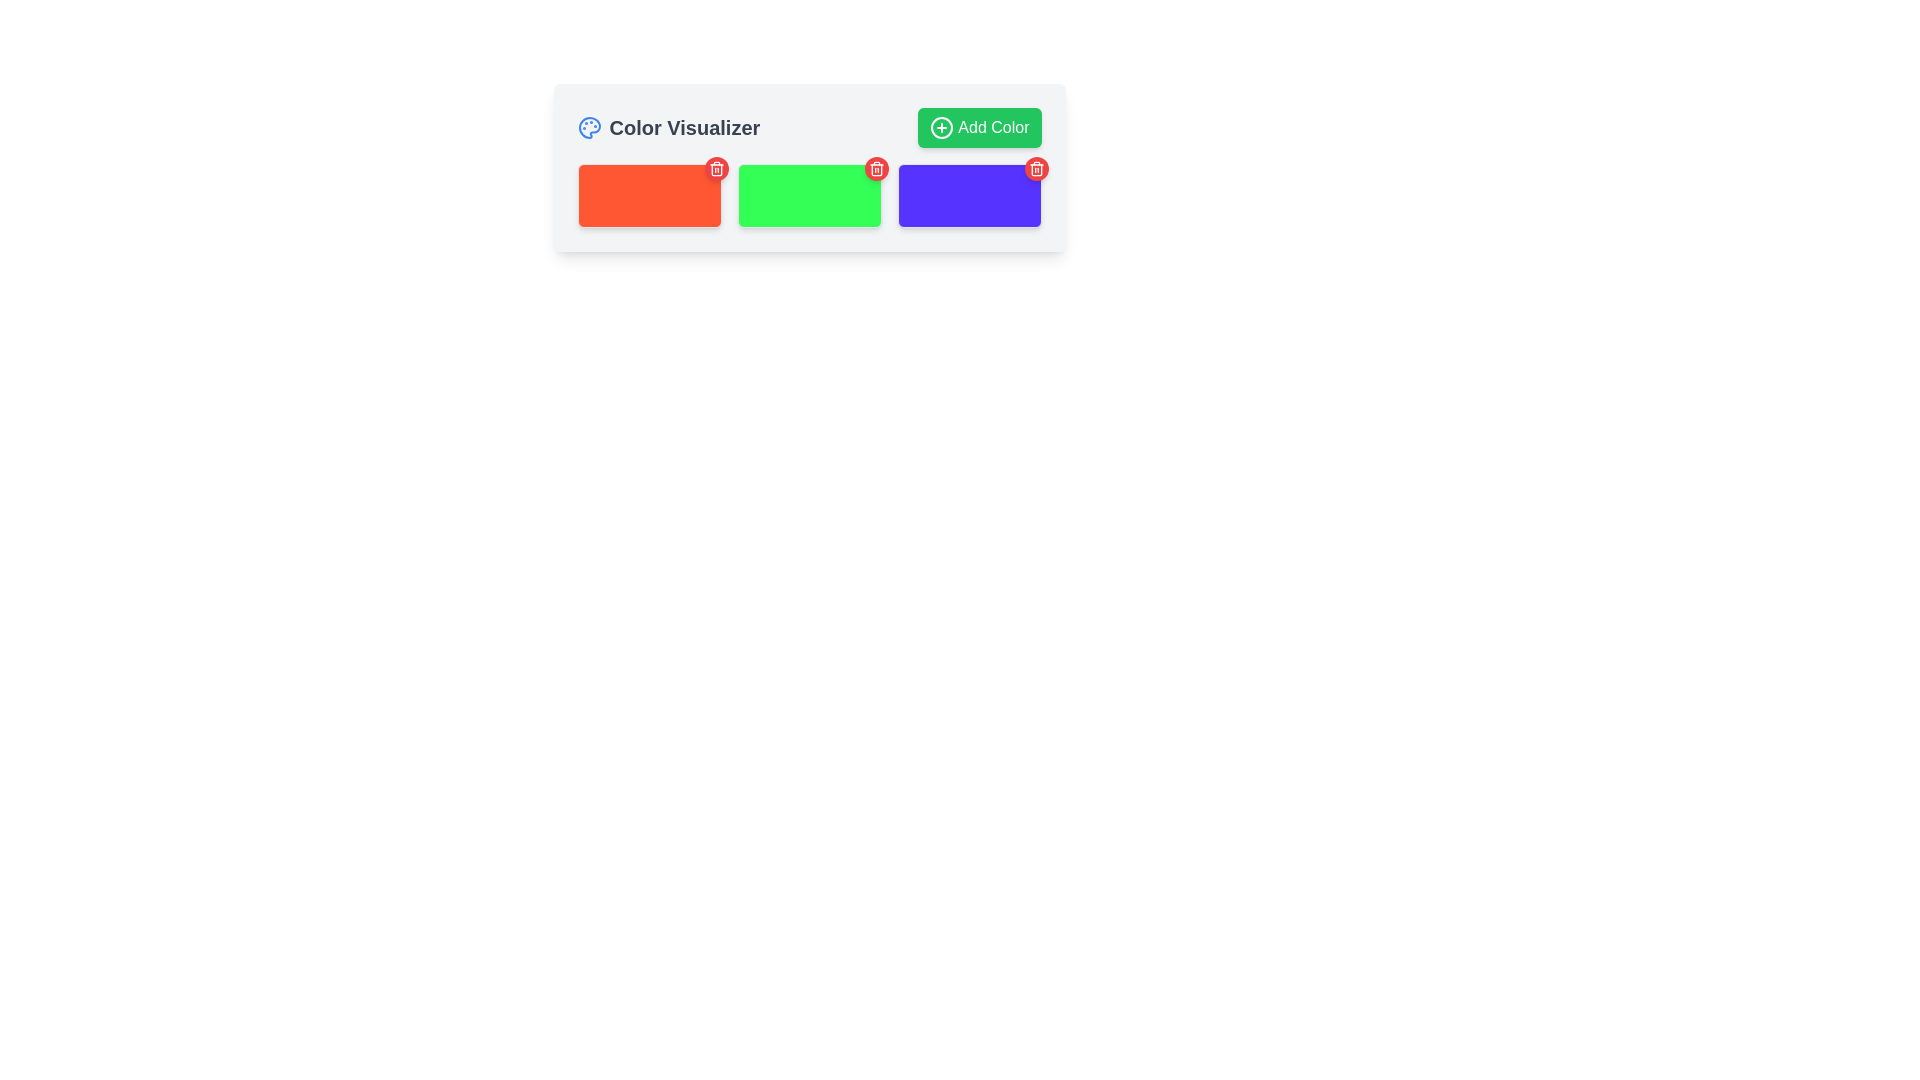 The height and width of the screenshot is (1080, 1920). Describe the element at coordinates (809, 196) in the screenshot. I see `the middle color display box, which has a bright green background and rounded edges, positioned centrally between a red box on the left and a purple box on the right` at that location.